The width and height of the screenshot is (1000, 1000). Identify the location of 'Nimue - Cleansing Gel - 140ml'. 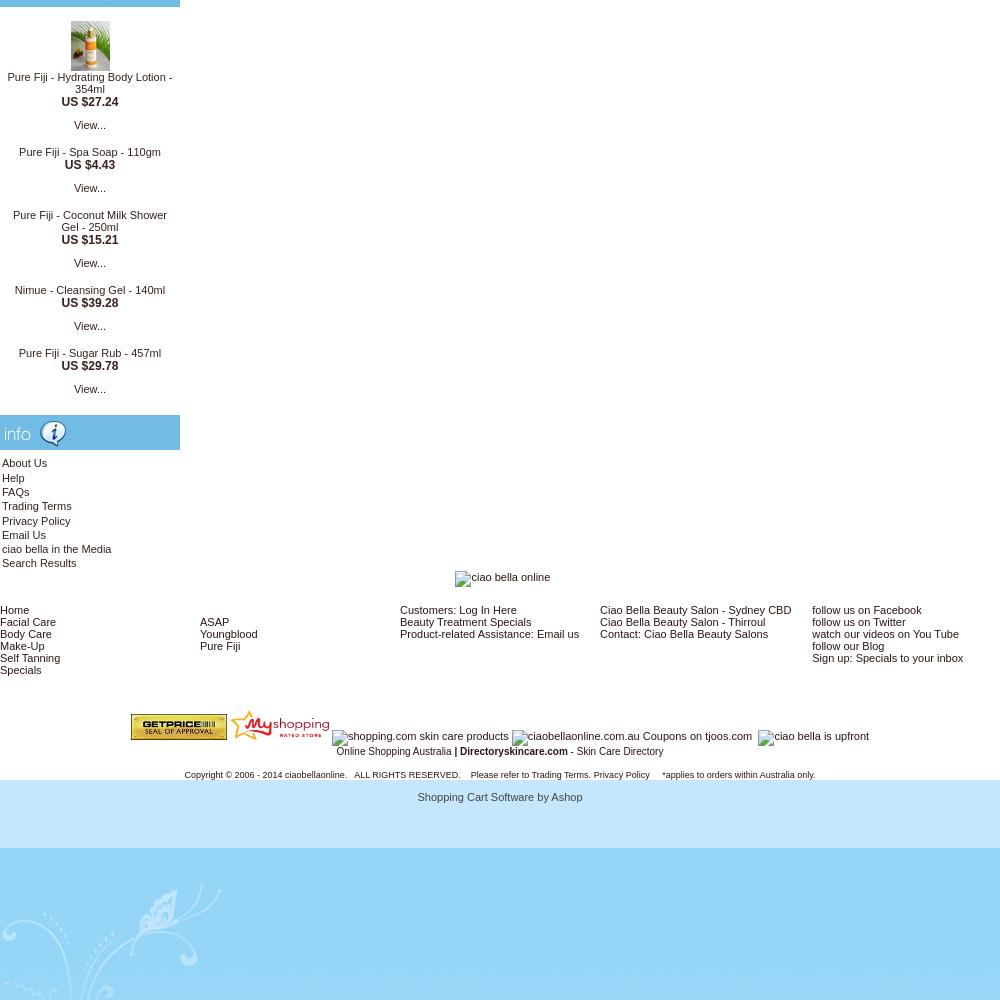
(88, 290).